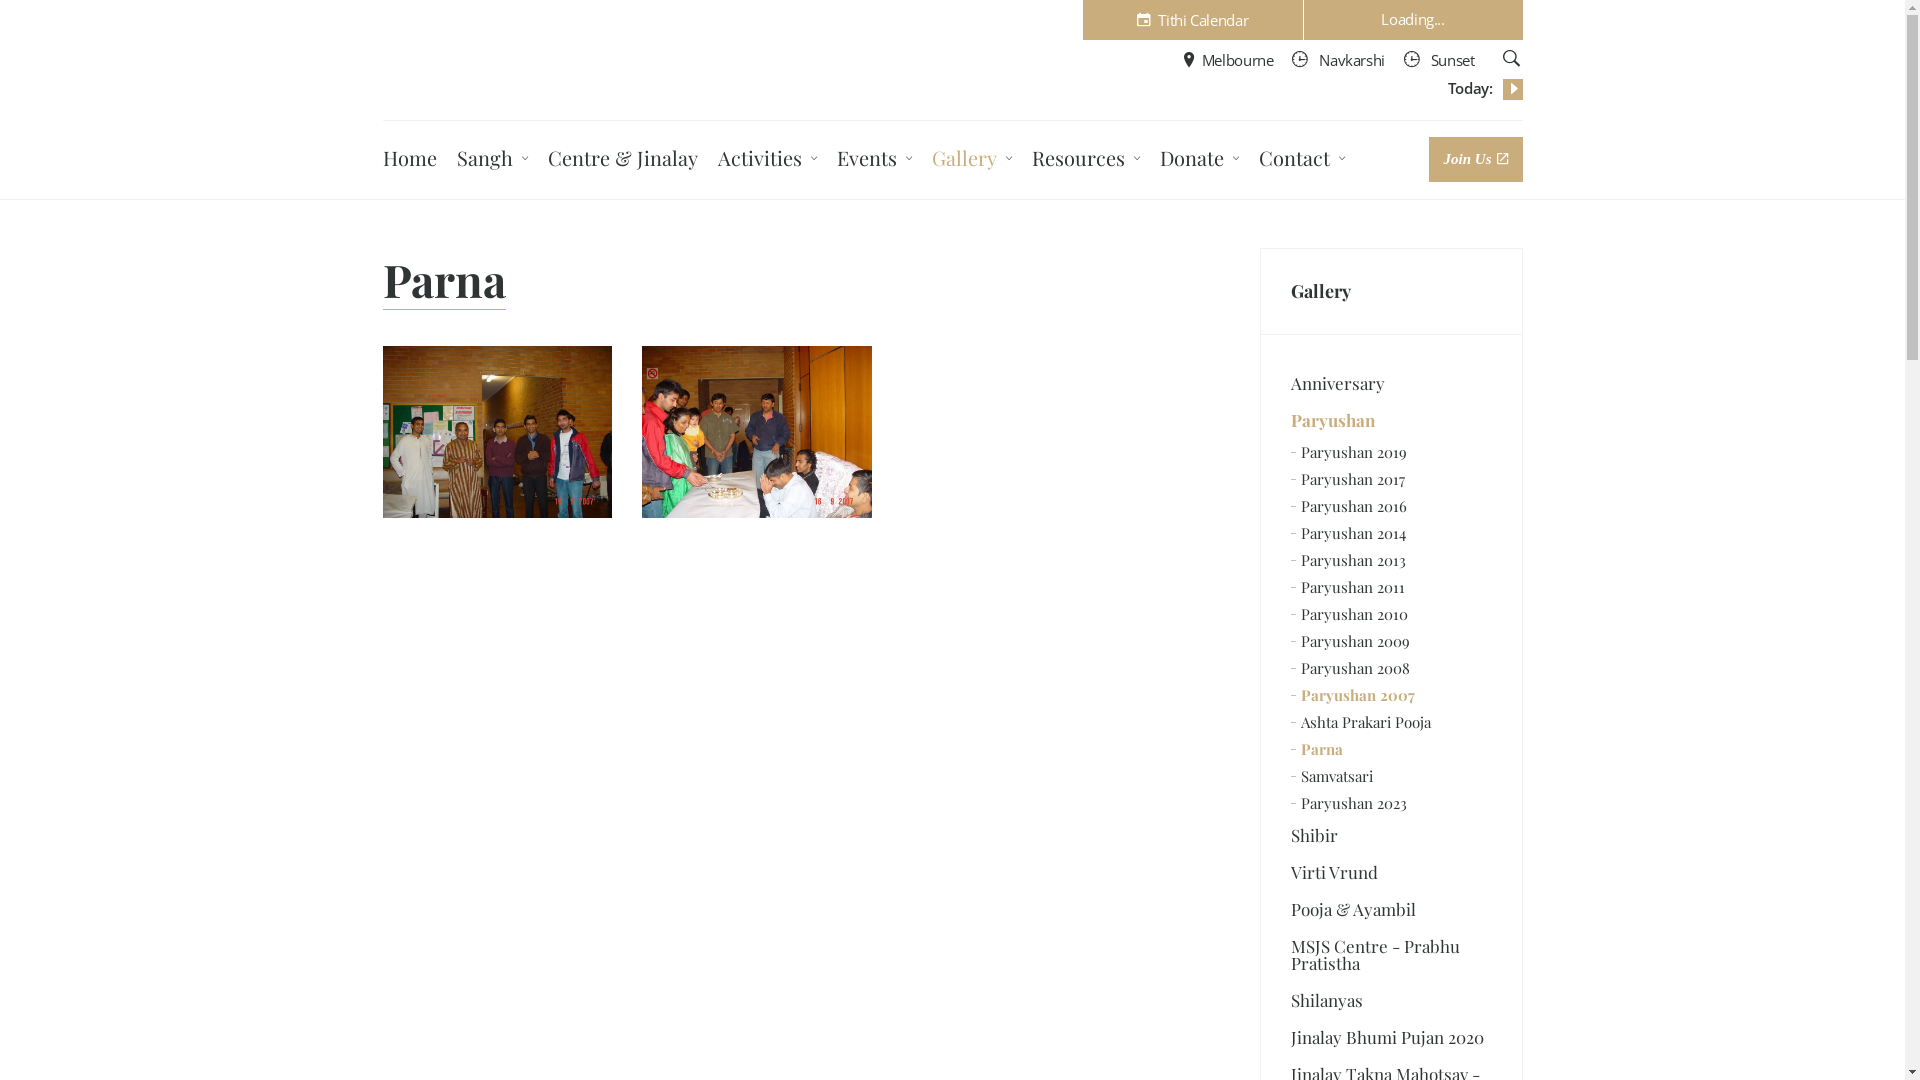  Describe the element at coordinates (1390, 505) in the screenshot. I see `'Paryushan 2016'` at that location.